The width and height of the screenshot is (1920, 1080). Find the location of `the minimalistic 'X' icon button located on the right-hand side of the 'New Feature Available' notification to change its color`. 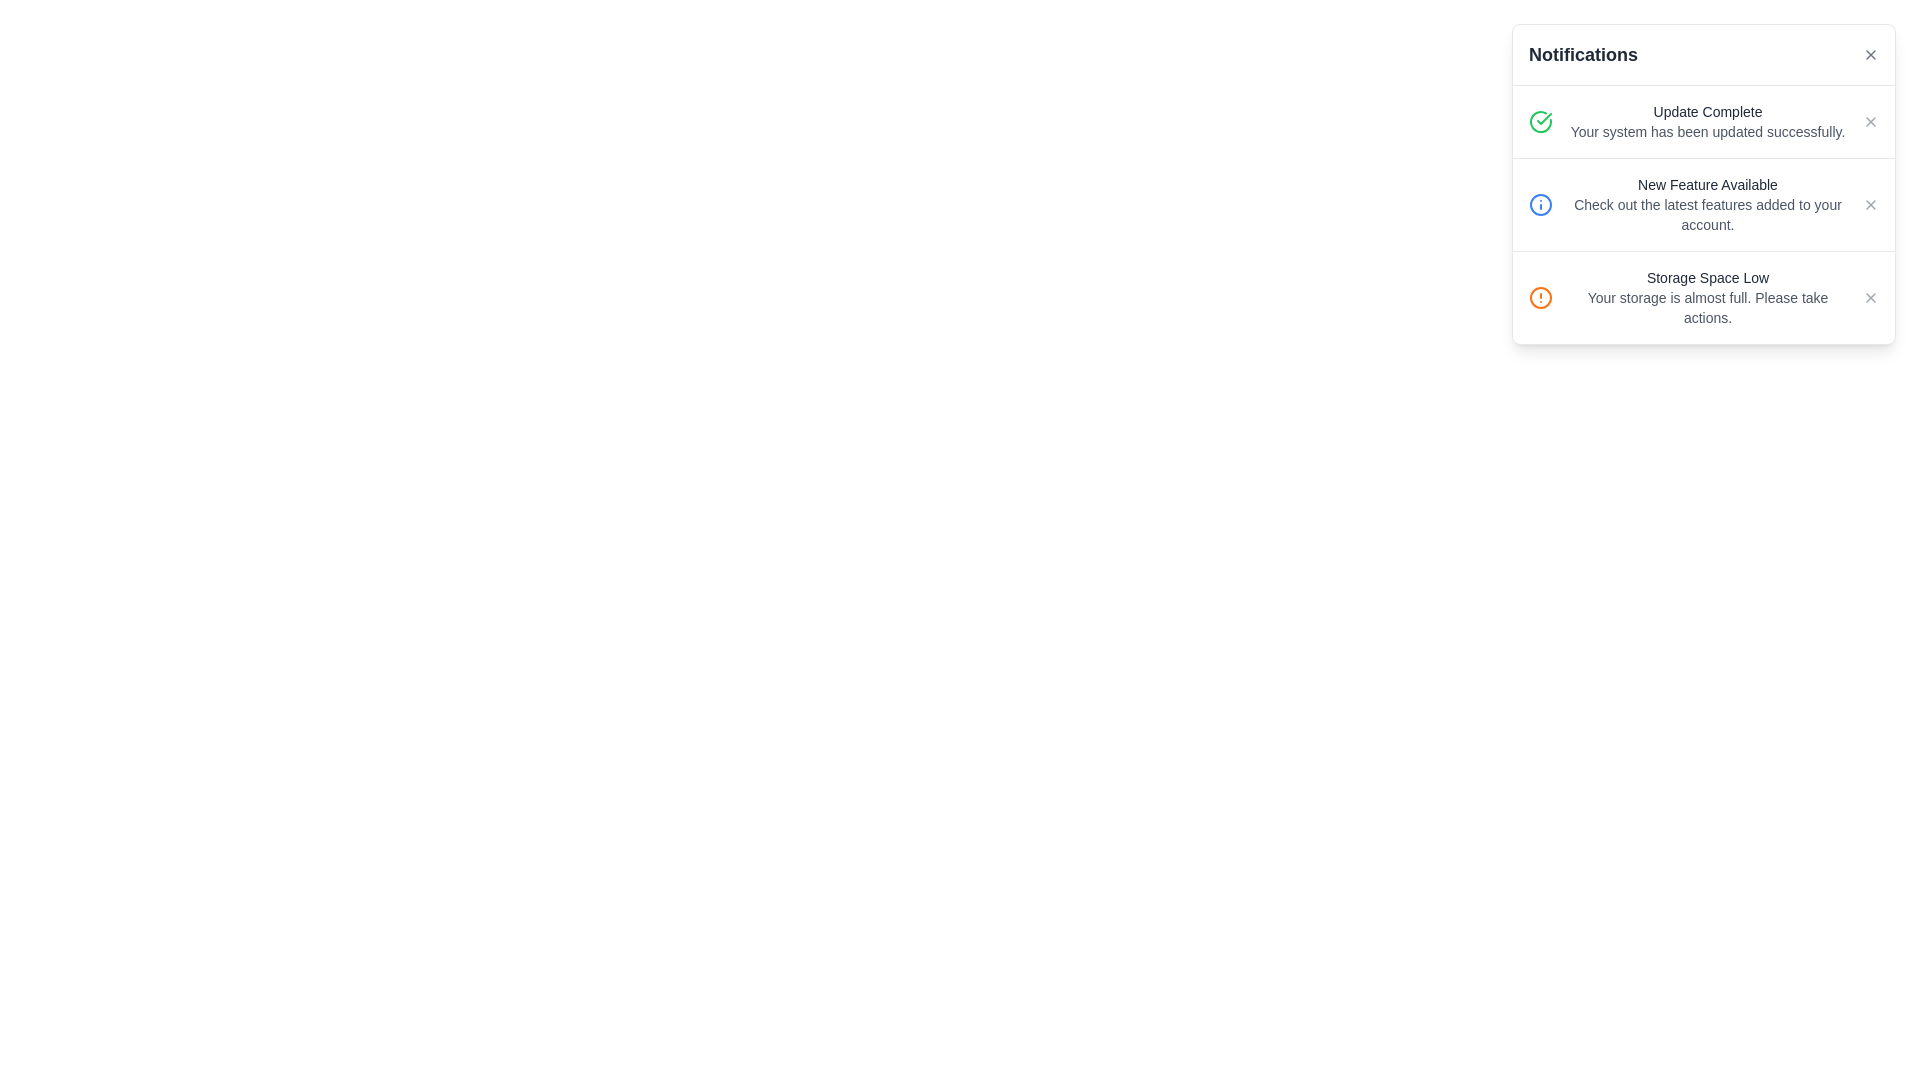

the minimalistic 'X' icon button located on the right-hand side of the 'New Feature Available' notification to change its color is located at coordinates (1870, 204).